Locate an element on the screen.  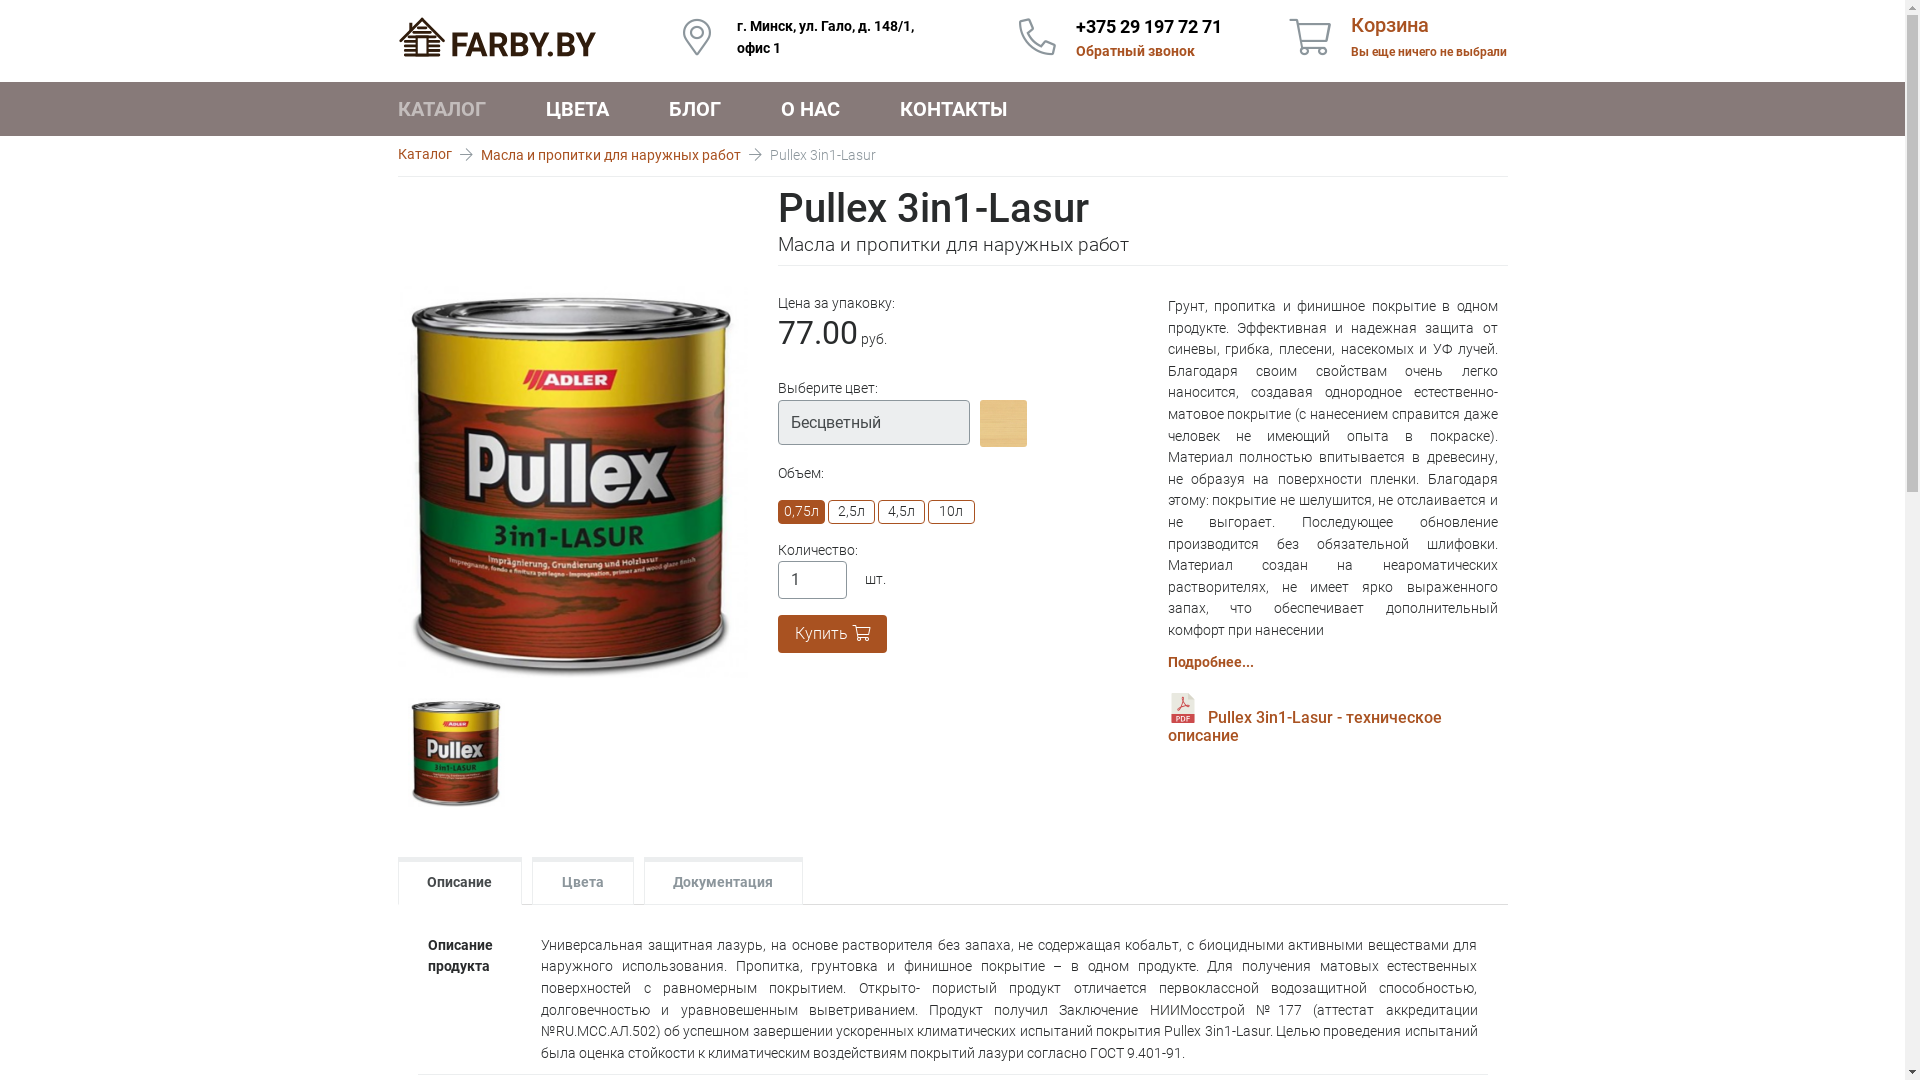
'+375 29 197 72 71' is located at coordinates (1148, 26).